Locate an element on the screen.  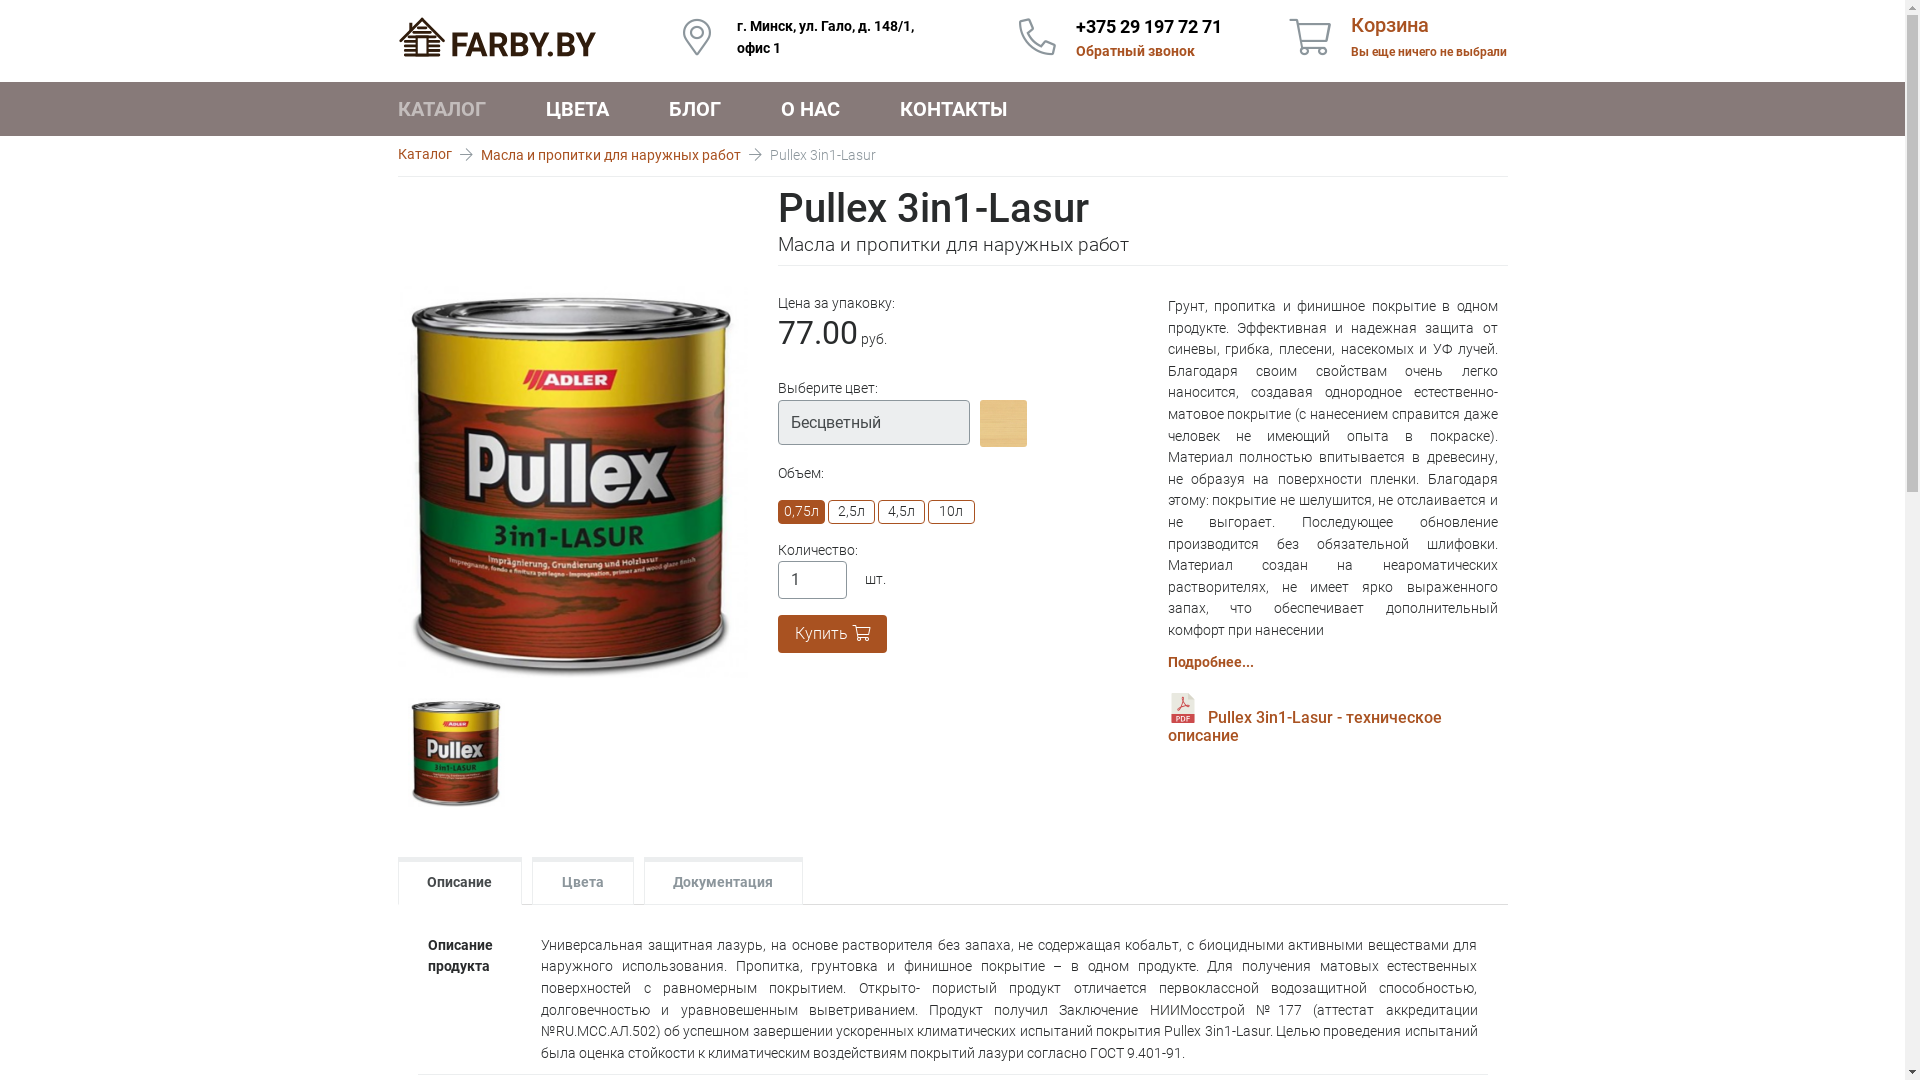
'+375 29 197 72 71' is located at coordinates (1148, 26).